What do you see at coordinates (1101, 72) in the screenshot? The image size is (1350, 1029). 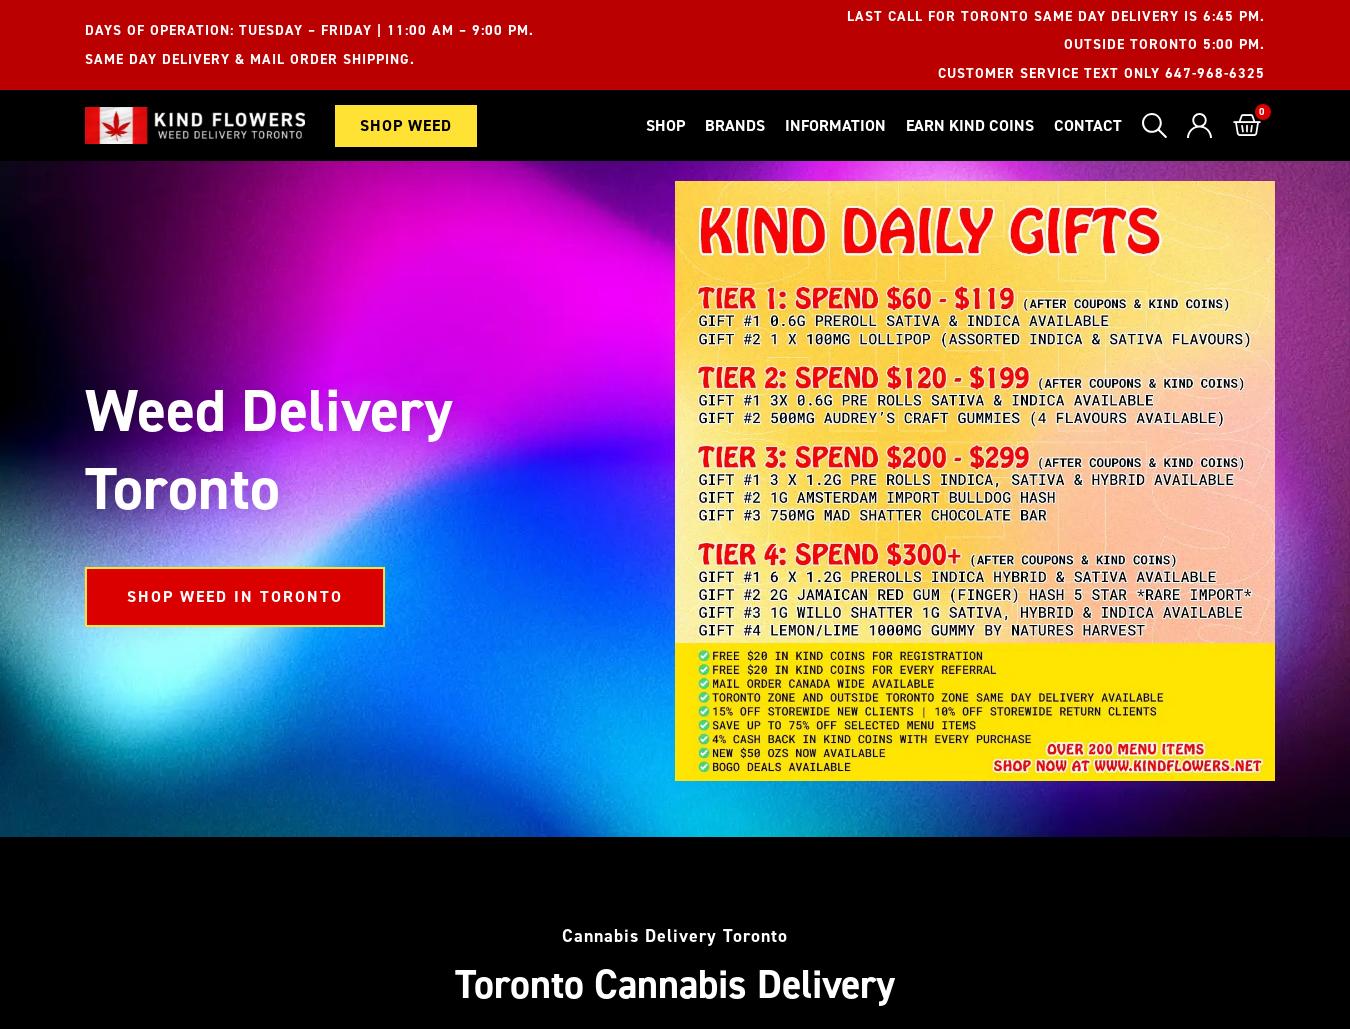 I see `'Customer Service Text Only 647-968-6325'` at bounding box center [1101, 72].